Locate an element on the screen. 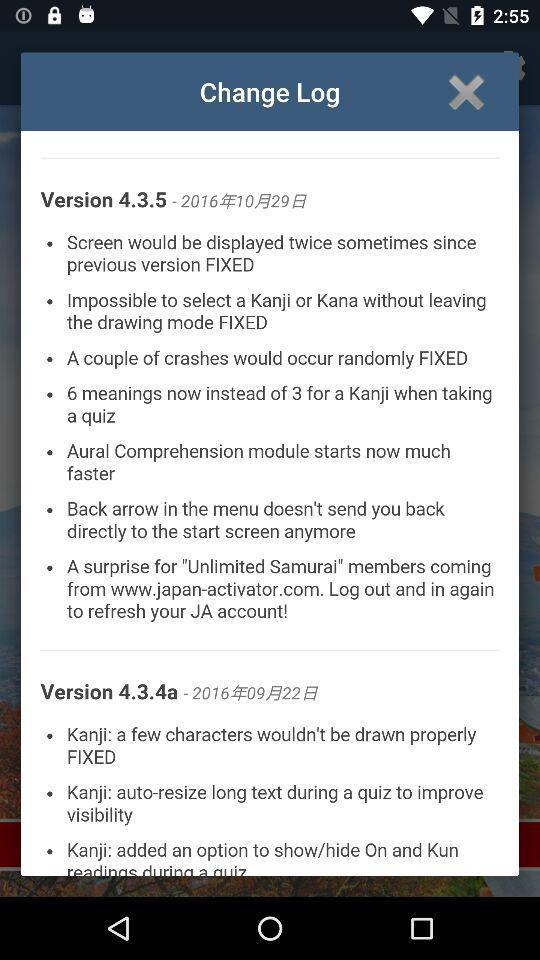 This screenshot has width=540, height=960. the close icon is located at coordinates (466, 98).